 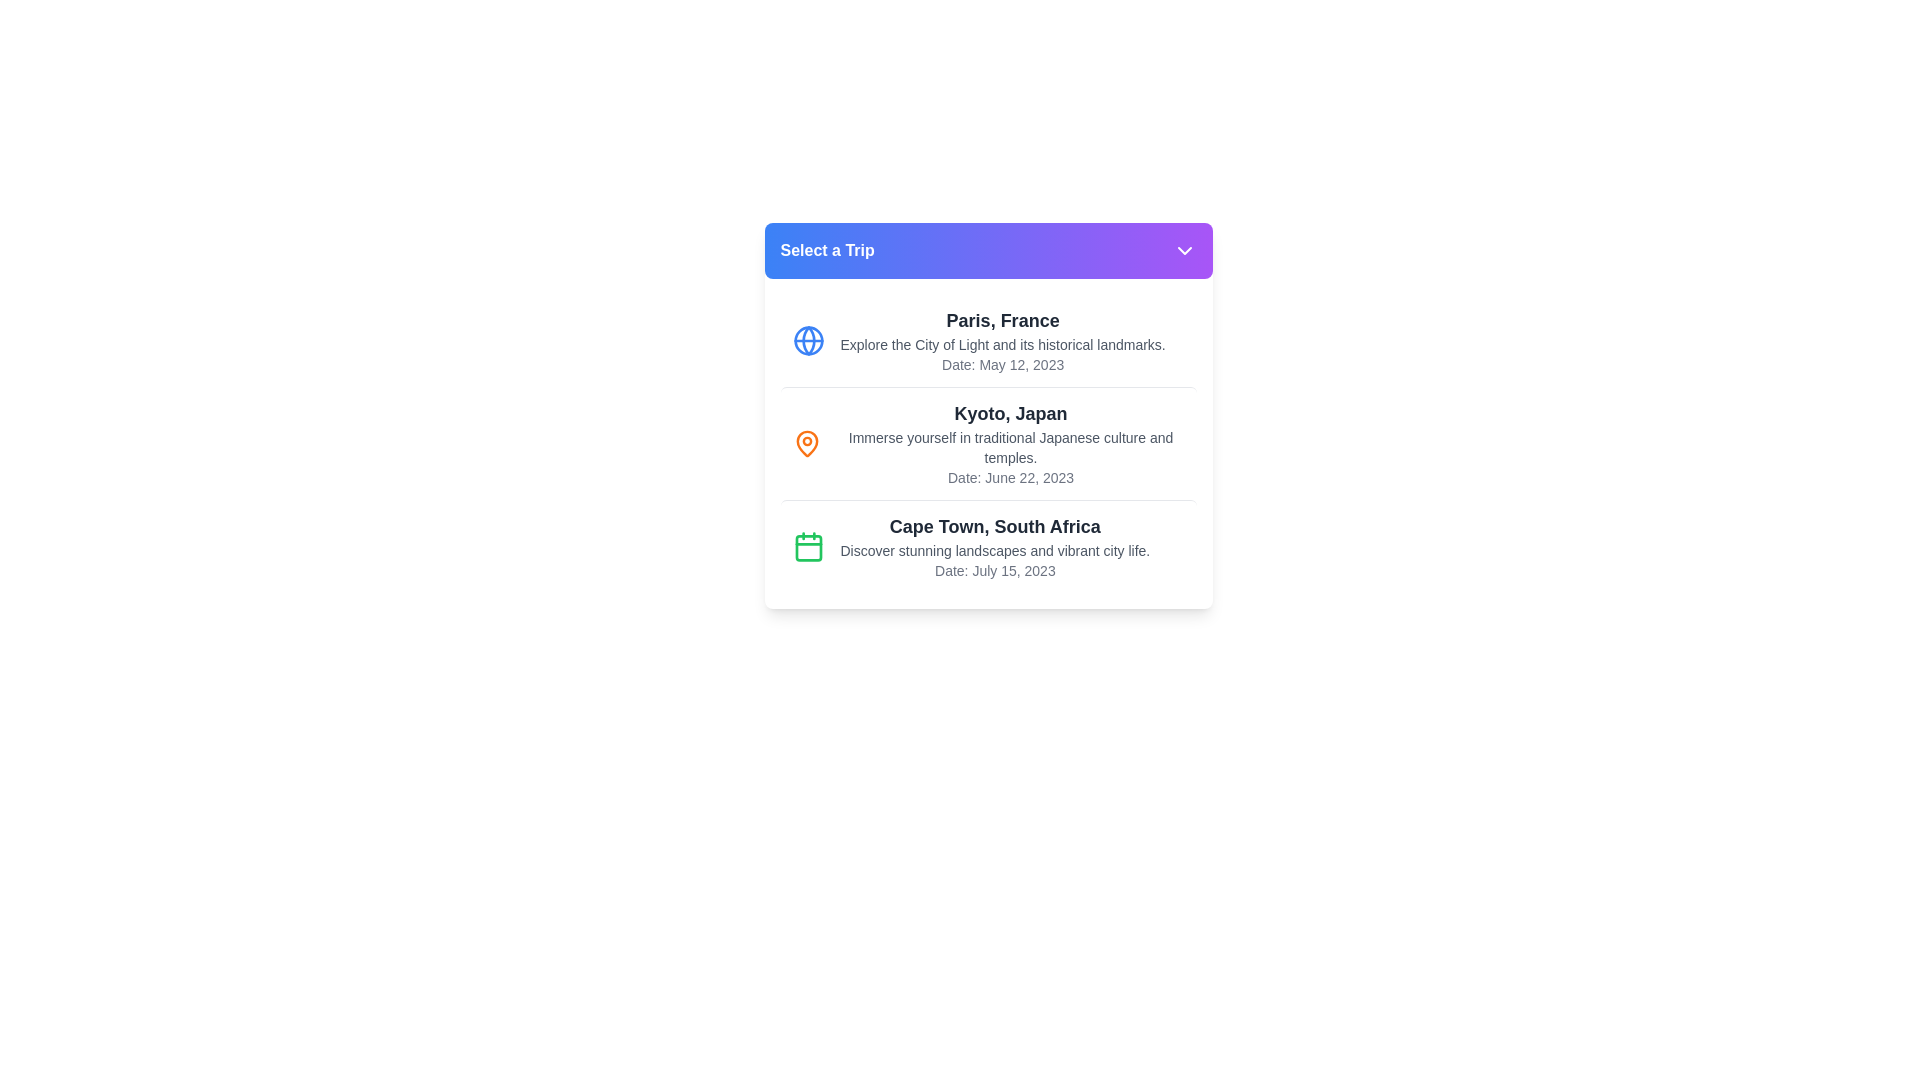 I want to click on the static text label displaying 'Date: May 12, 2023', which is located below the description text in the 'Paris, France' section of the interface, so click(x=1003, y=365).